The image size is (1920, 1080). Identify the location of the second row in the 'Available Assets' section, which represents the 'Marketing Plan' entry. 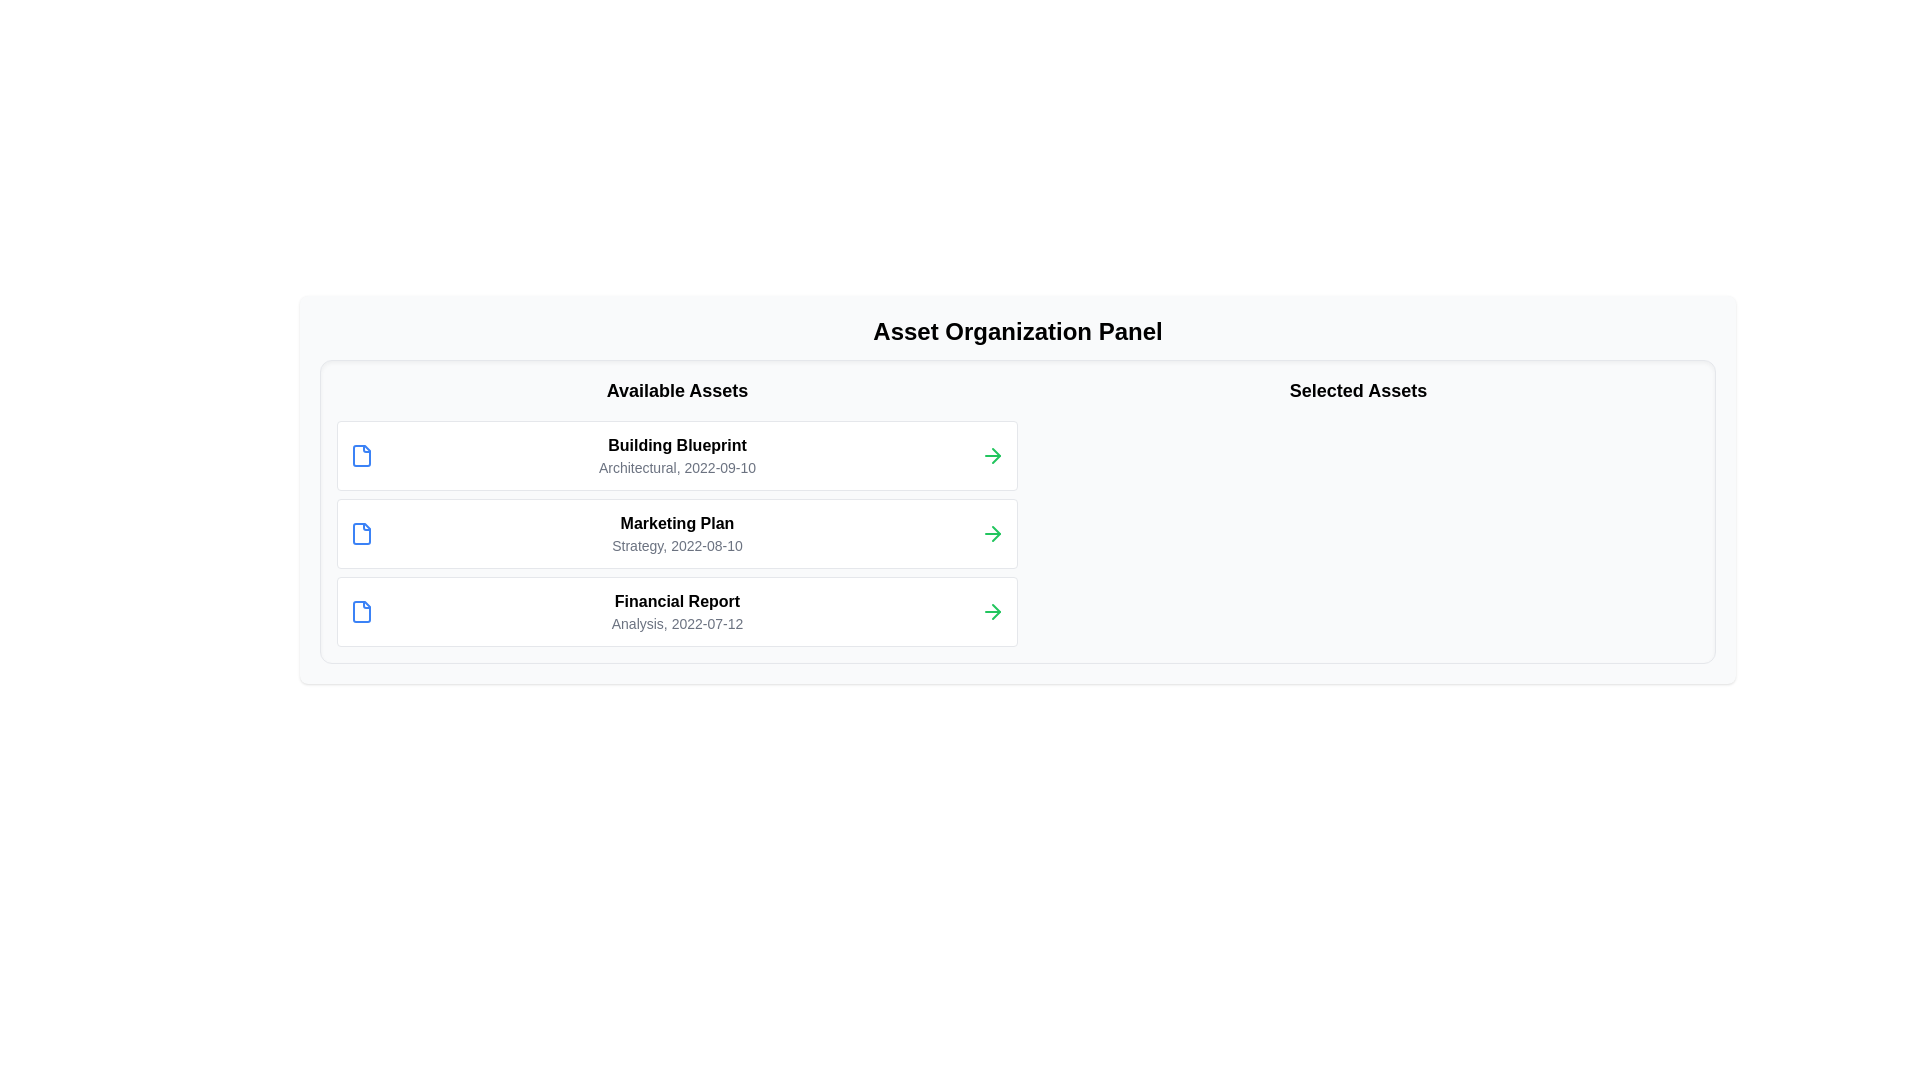
(677, 532).